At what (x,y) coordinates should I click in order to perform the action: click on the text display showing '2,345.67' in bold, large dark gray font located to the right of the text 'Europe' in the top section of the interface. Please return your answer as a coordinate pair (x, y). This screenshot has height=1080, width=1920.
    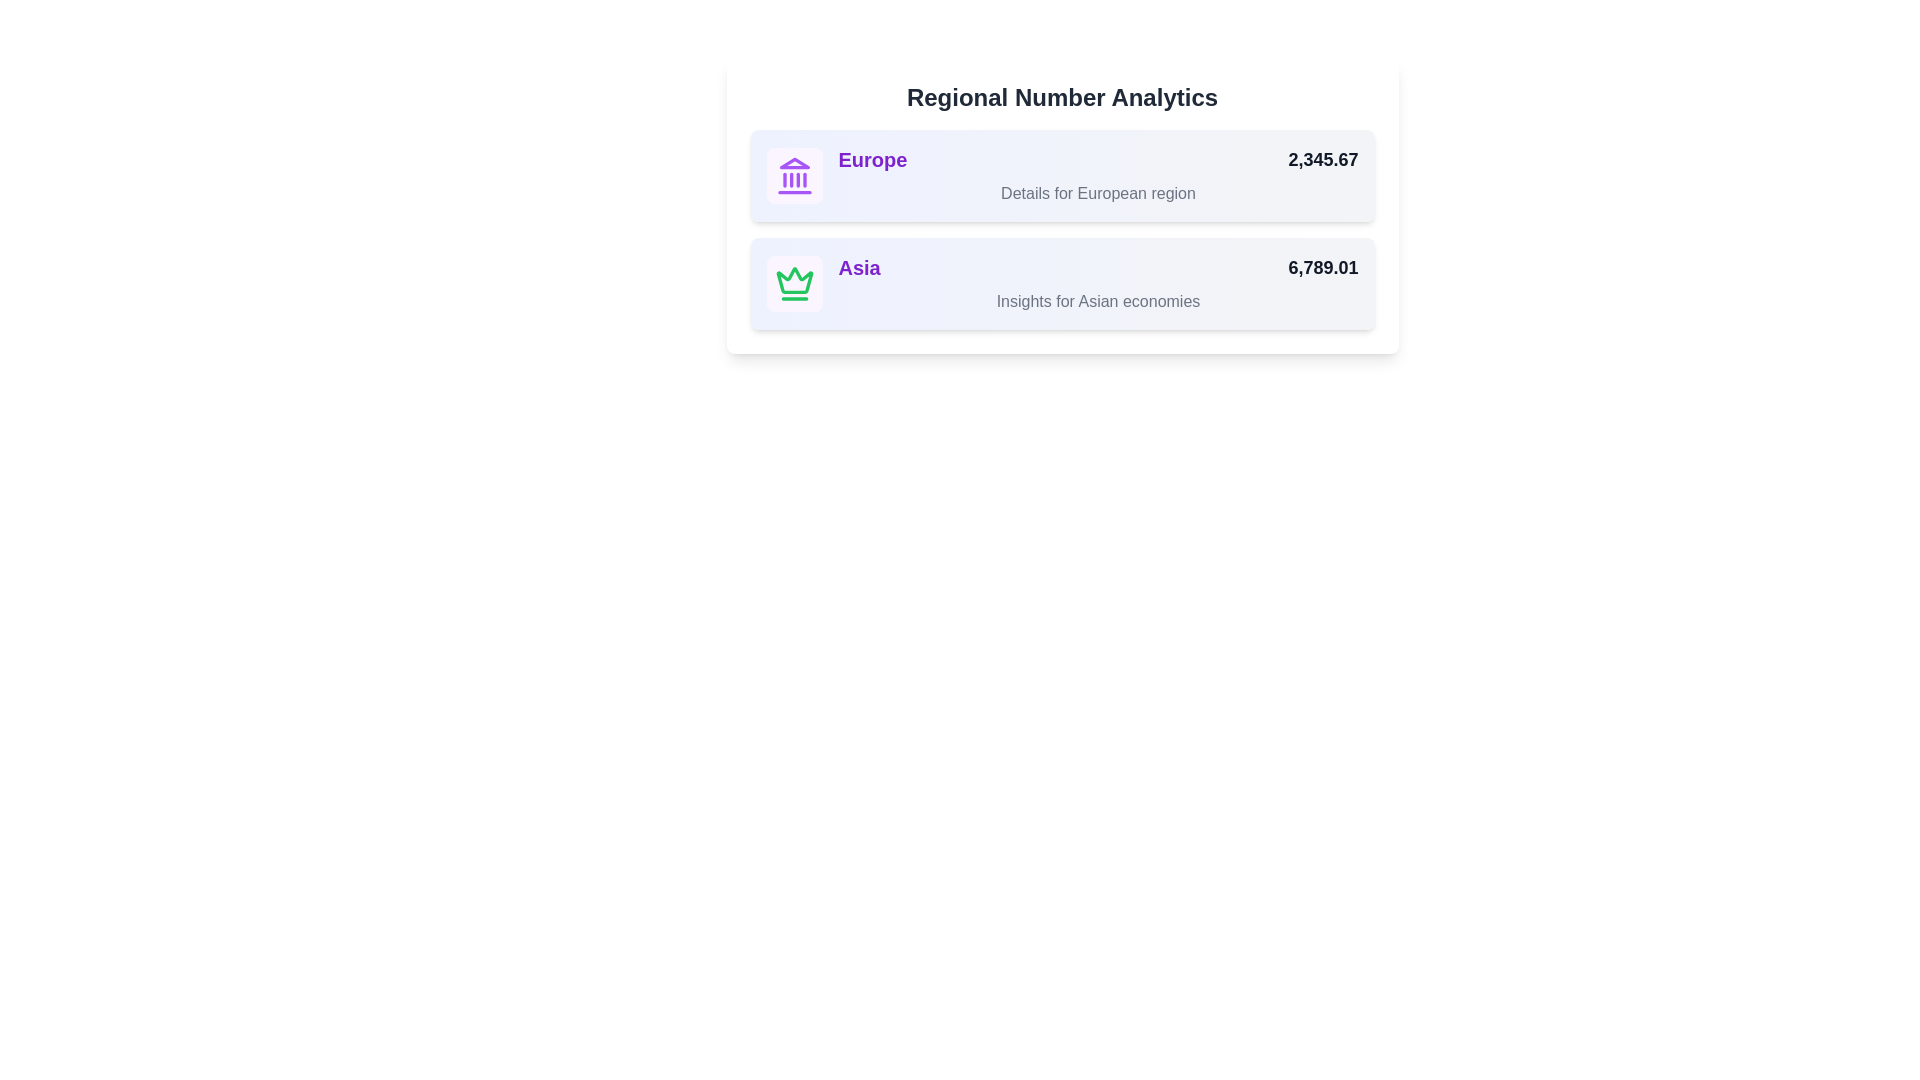
    Looking at the image, I should click on (1323, 158).